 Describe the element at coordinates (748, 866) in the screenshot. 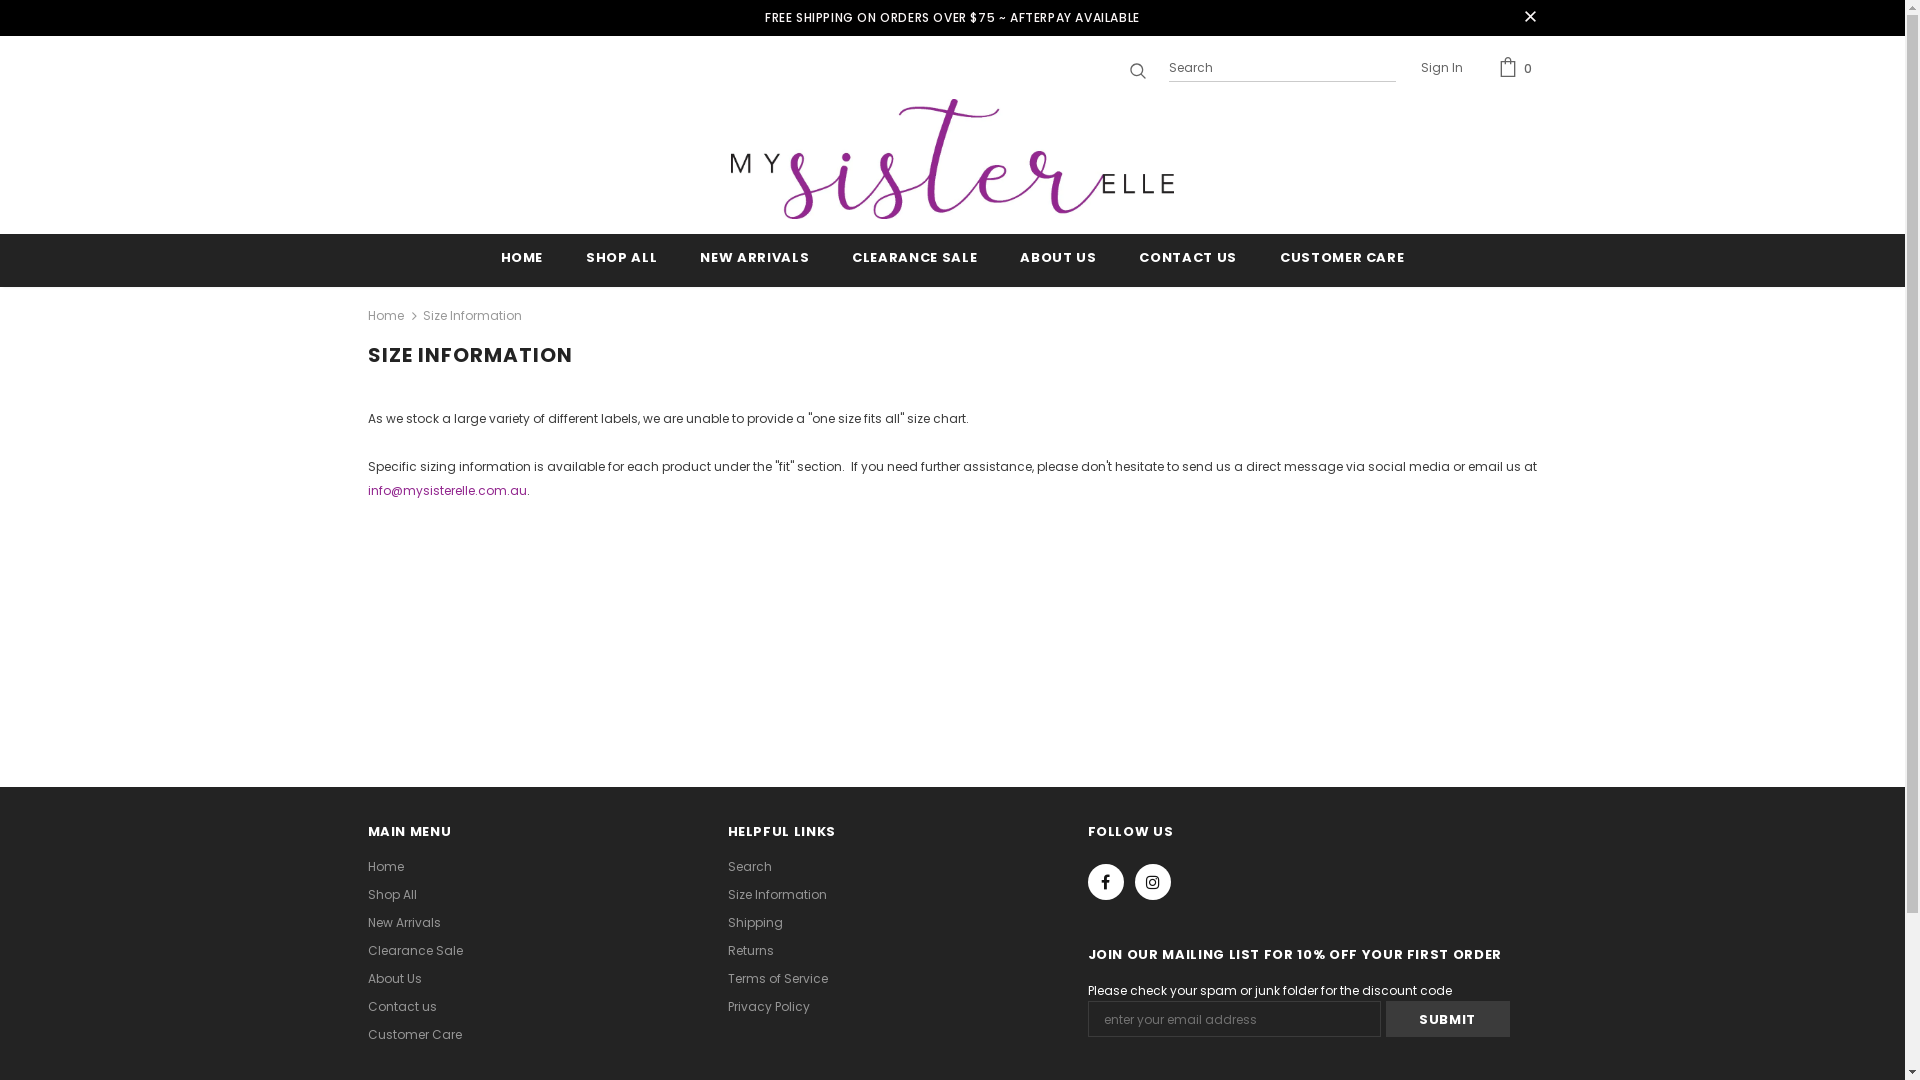

I see `'Search'` at that location.